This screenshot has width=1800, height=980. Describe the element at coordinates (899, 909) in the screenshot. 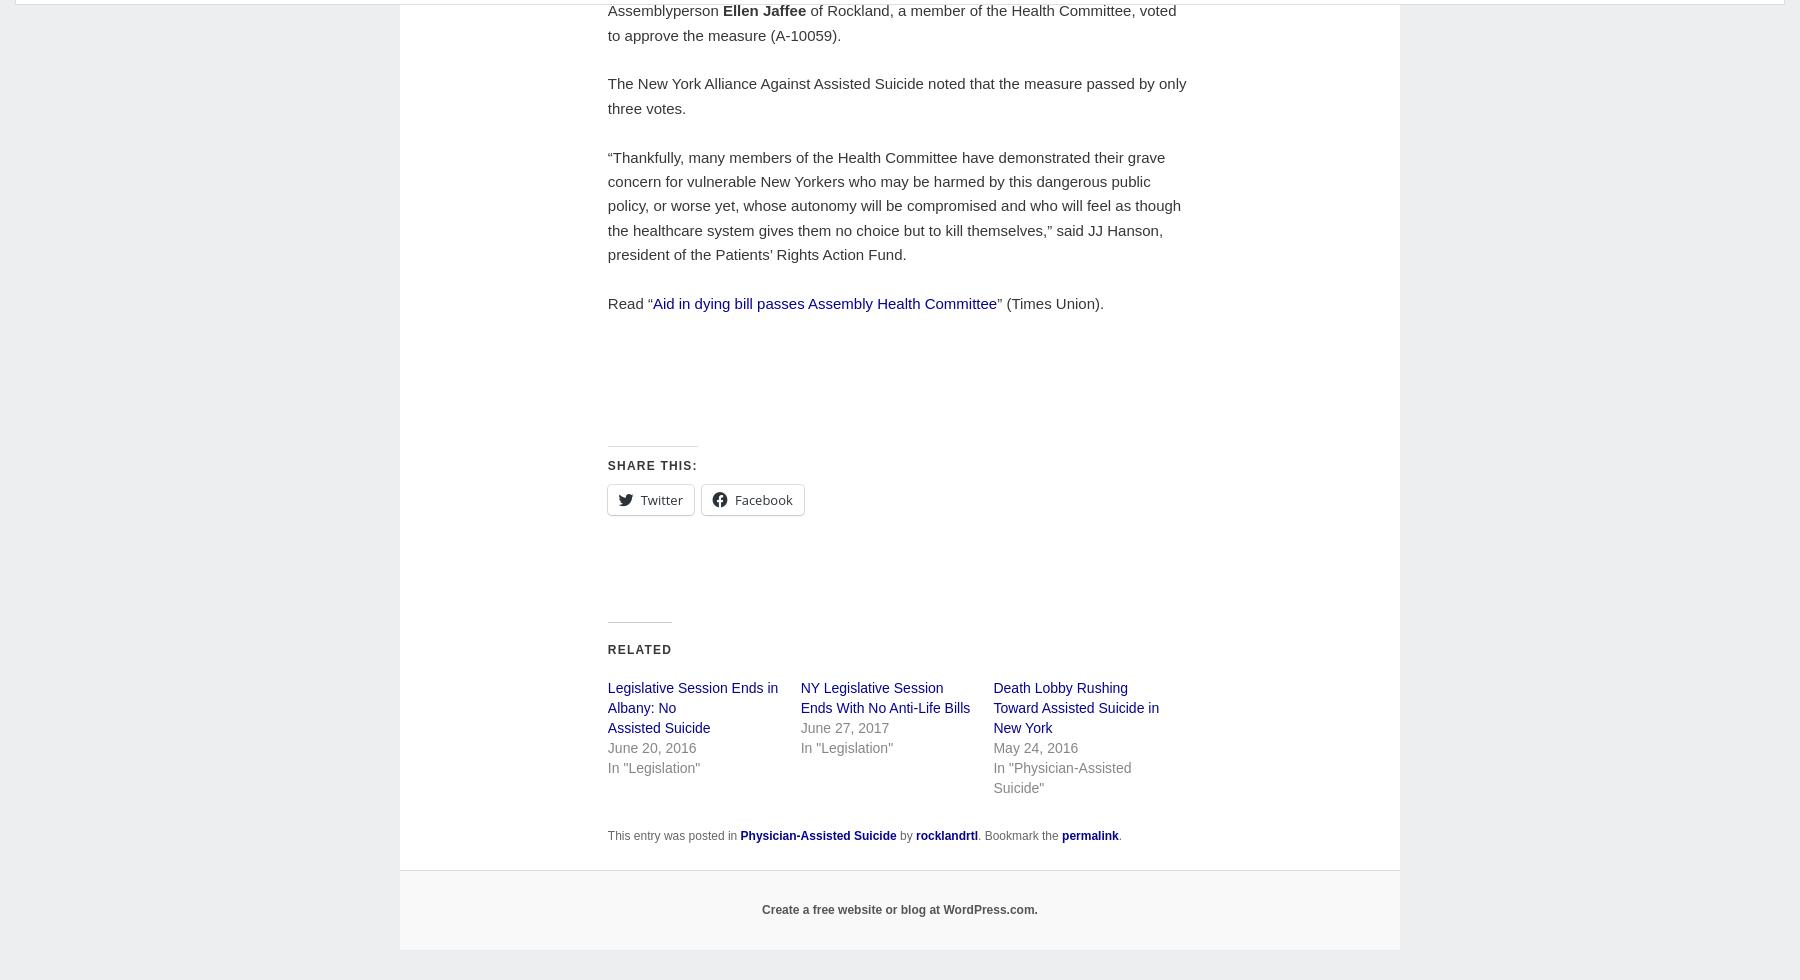

I see `'Create a free website or blog at WordPress.com.'` at that location.